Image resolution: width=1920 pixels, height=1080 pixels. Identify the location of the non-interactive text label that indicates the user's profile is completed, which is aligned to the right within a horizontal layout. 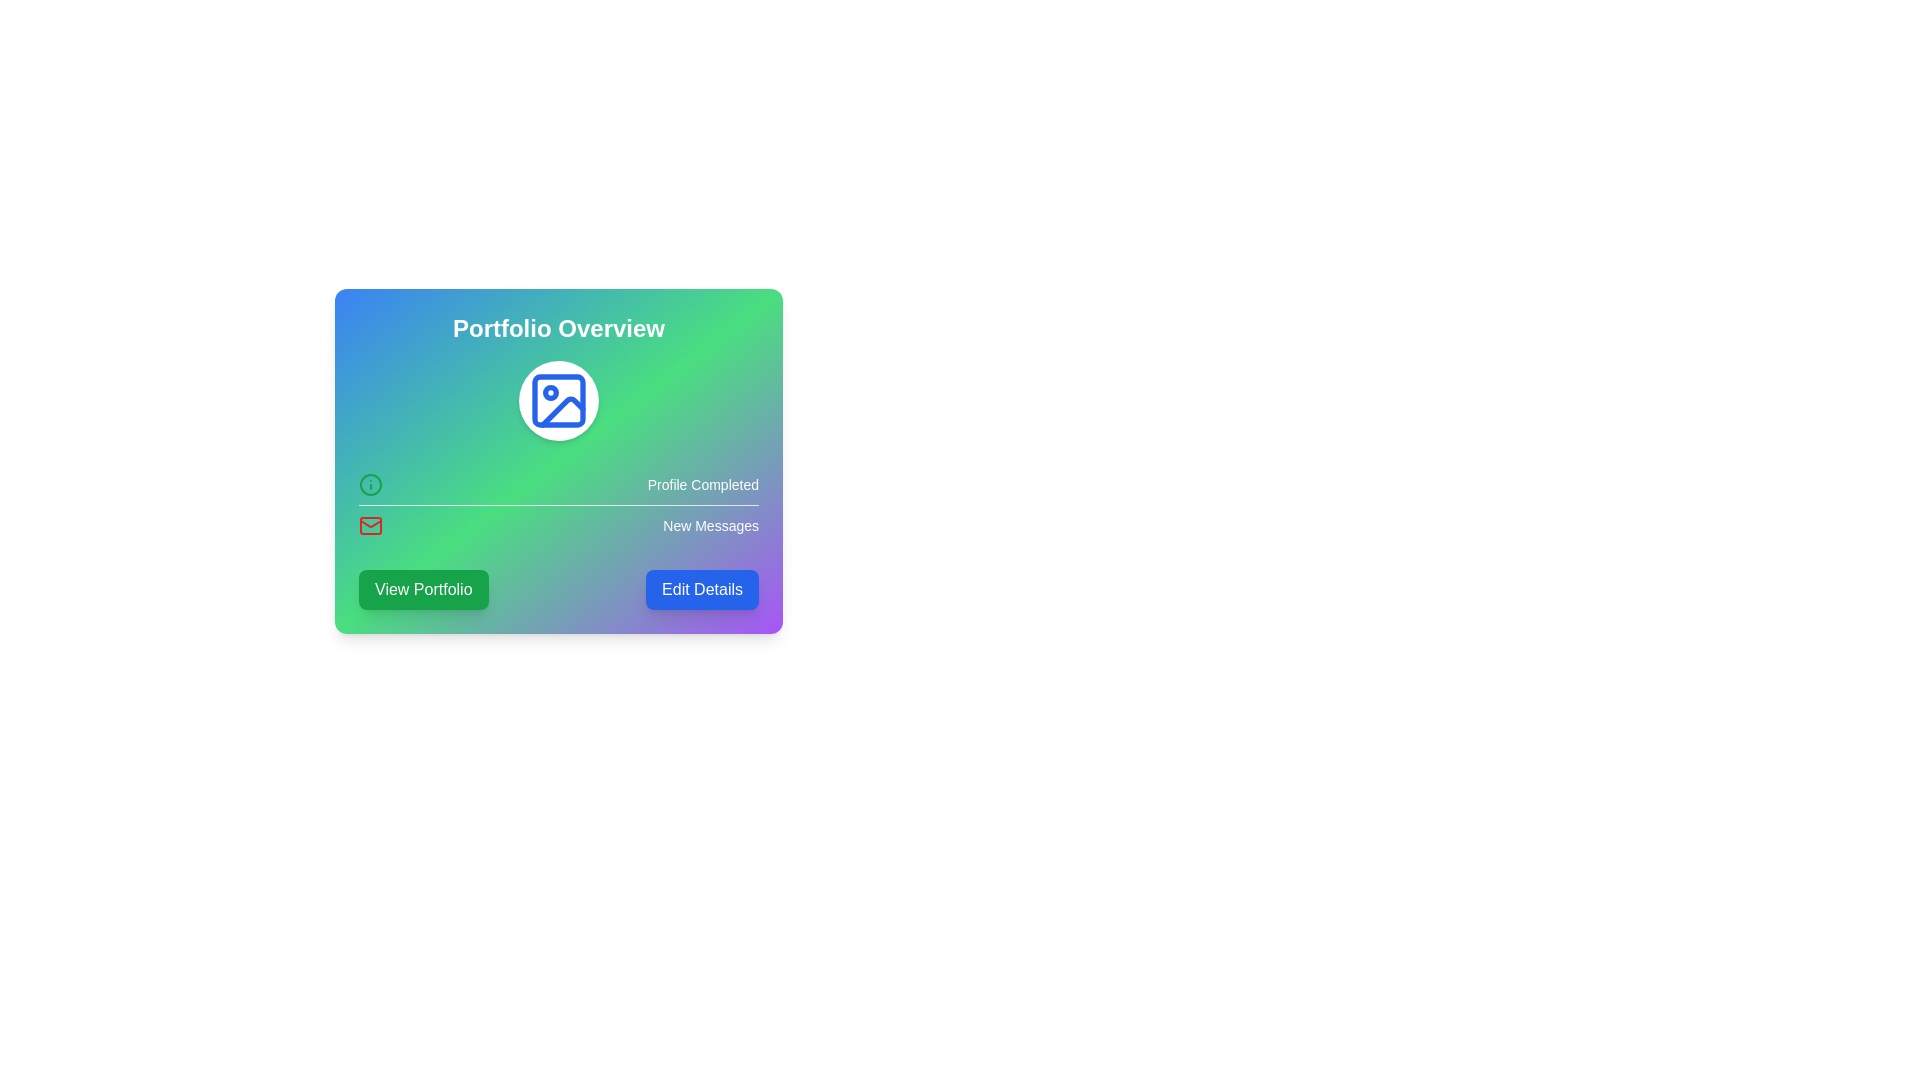
(703, 485).